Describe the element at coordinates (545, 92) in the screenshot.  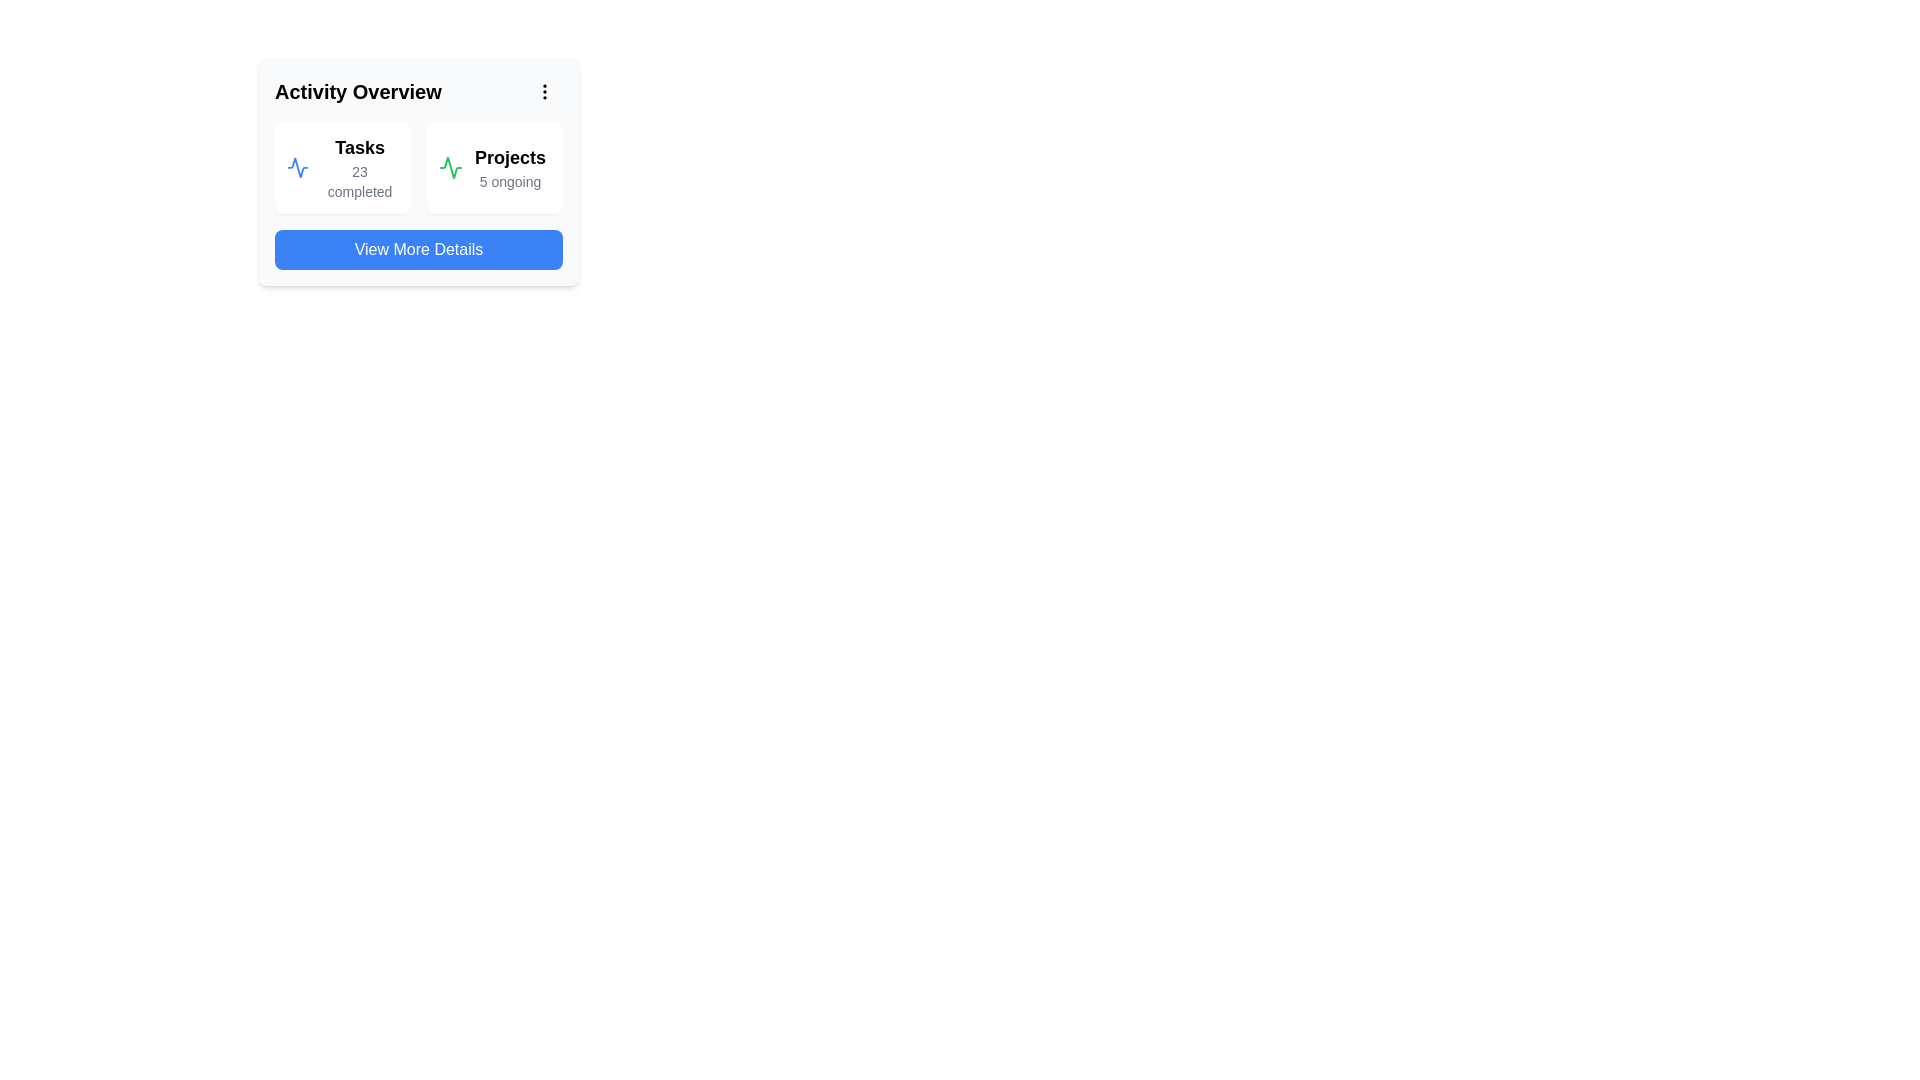
I see `the options icon located at the top-right corner of the 'Activity Overview' card` at that location.